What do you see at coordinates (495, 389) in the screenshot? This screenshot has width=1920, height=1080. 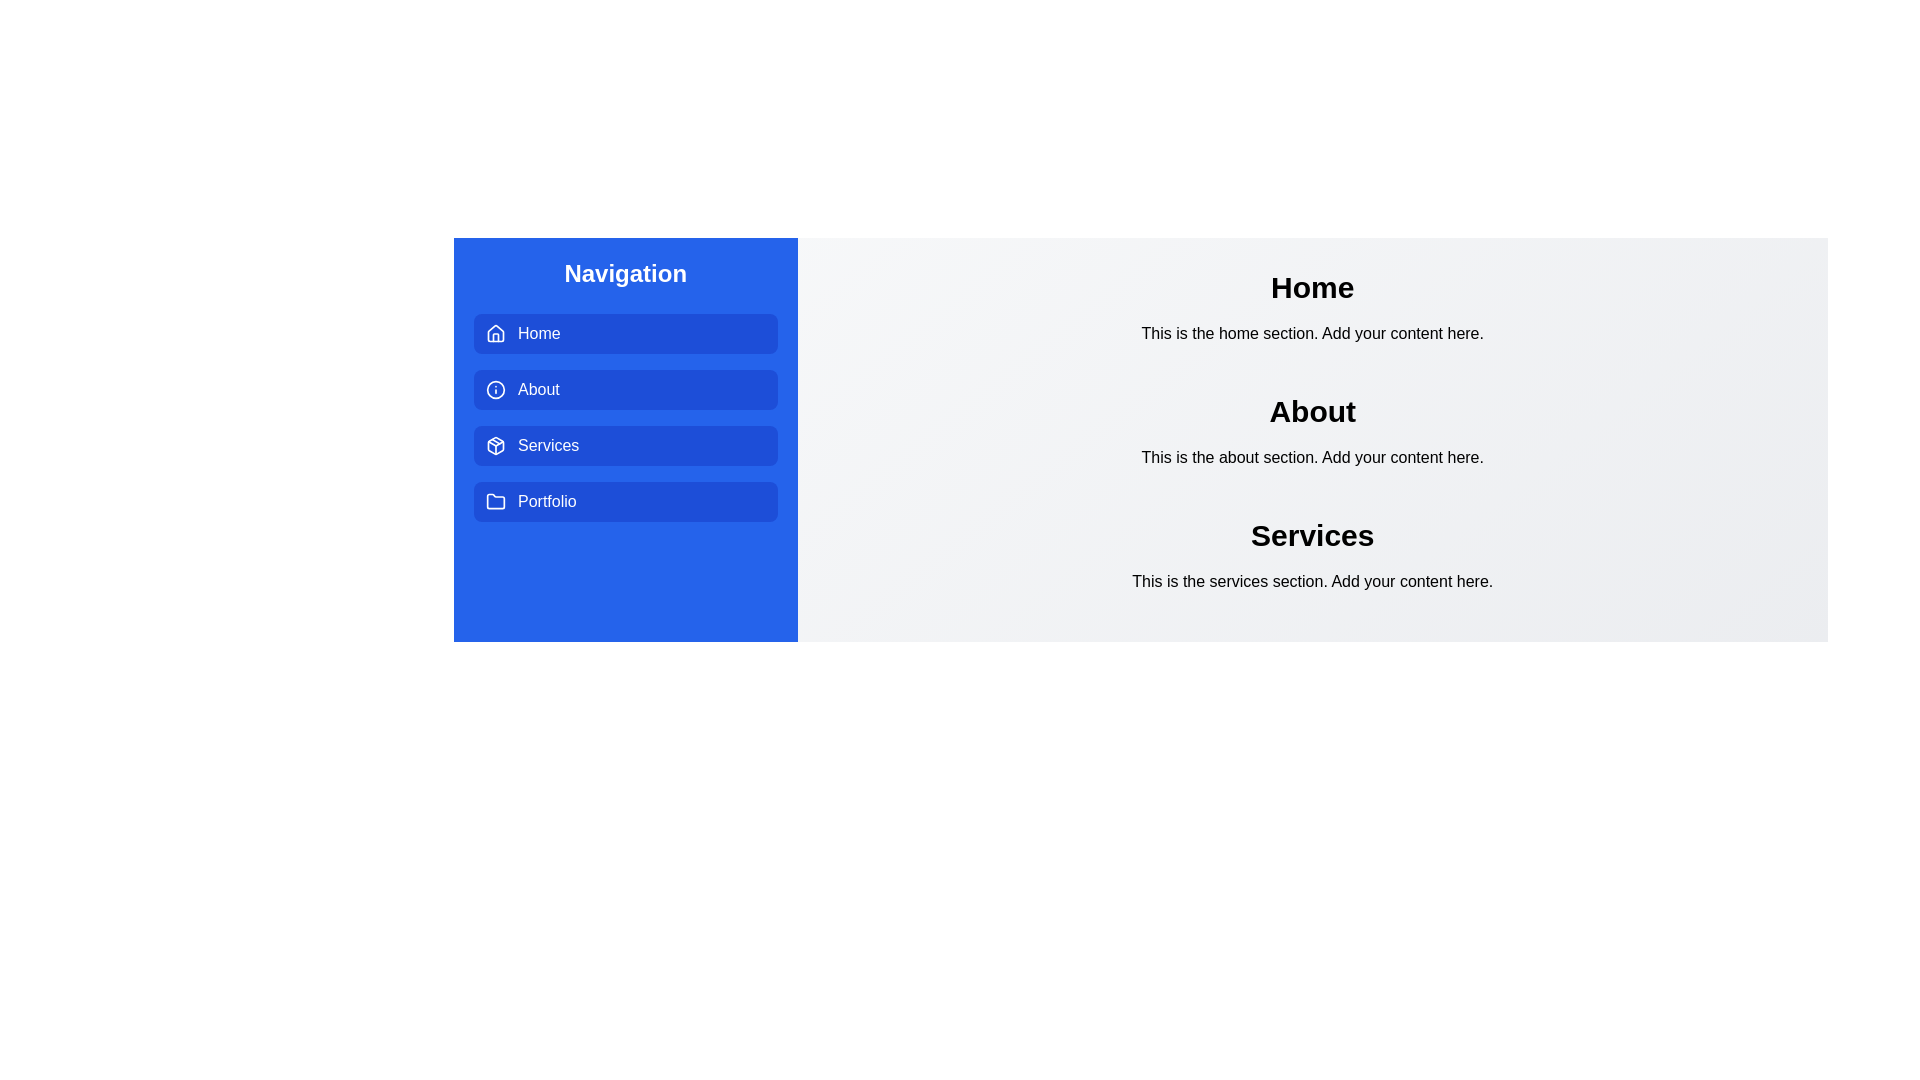 I see `the 'About' icon located in the navigation menu on the left side of the page` at bounding box center [495, 389].